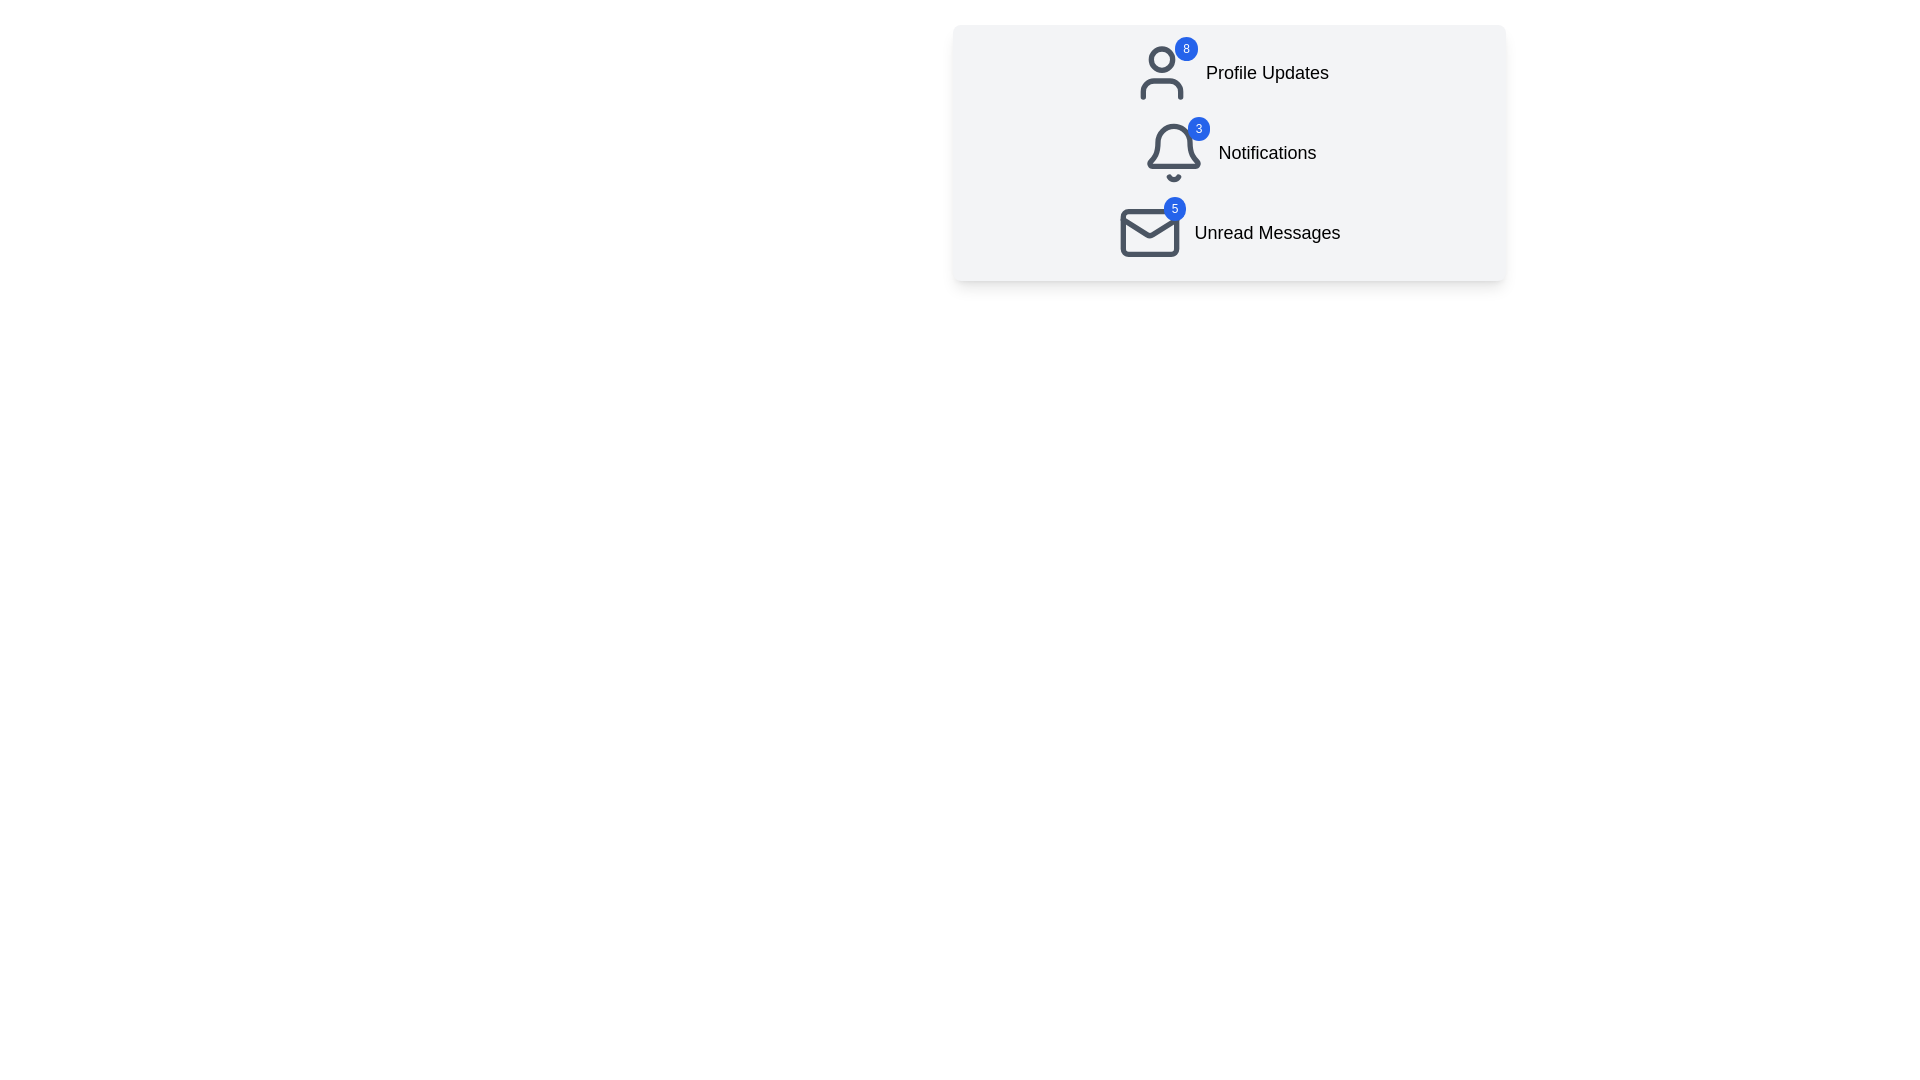 The width and height of the screenshot is (1920, 1080). Describe the element at coordinates (1228, 72) in the screenshot. I see `the List Item with Notification Badge that displays the text 'Profile Updates' and the badge with the number '8'` at that location.